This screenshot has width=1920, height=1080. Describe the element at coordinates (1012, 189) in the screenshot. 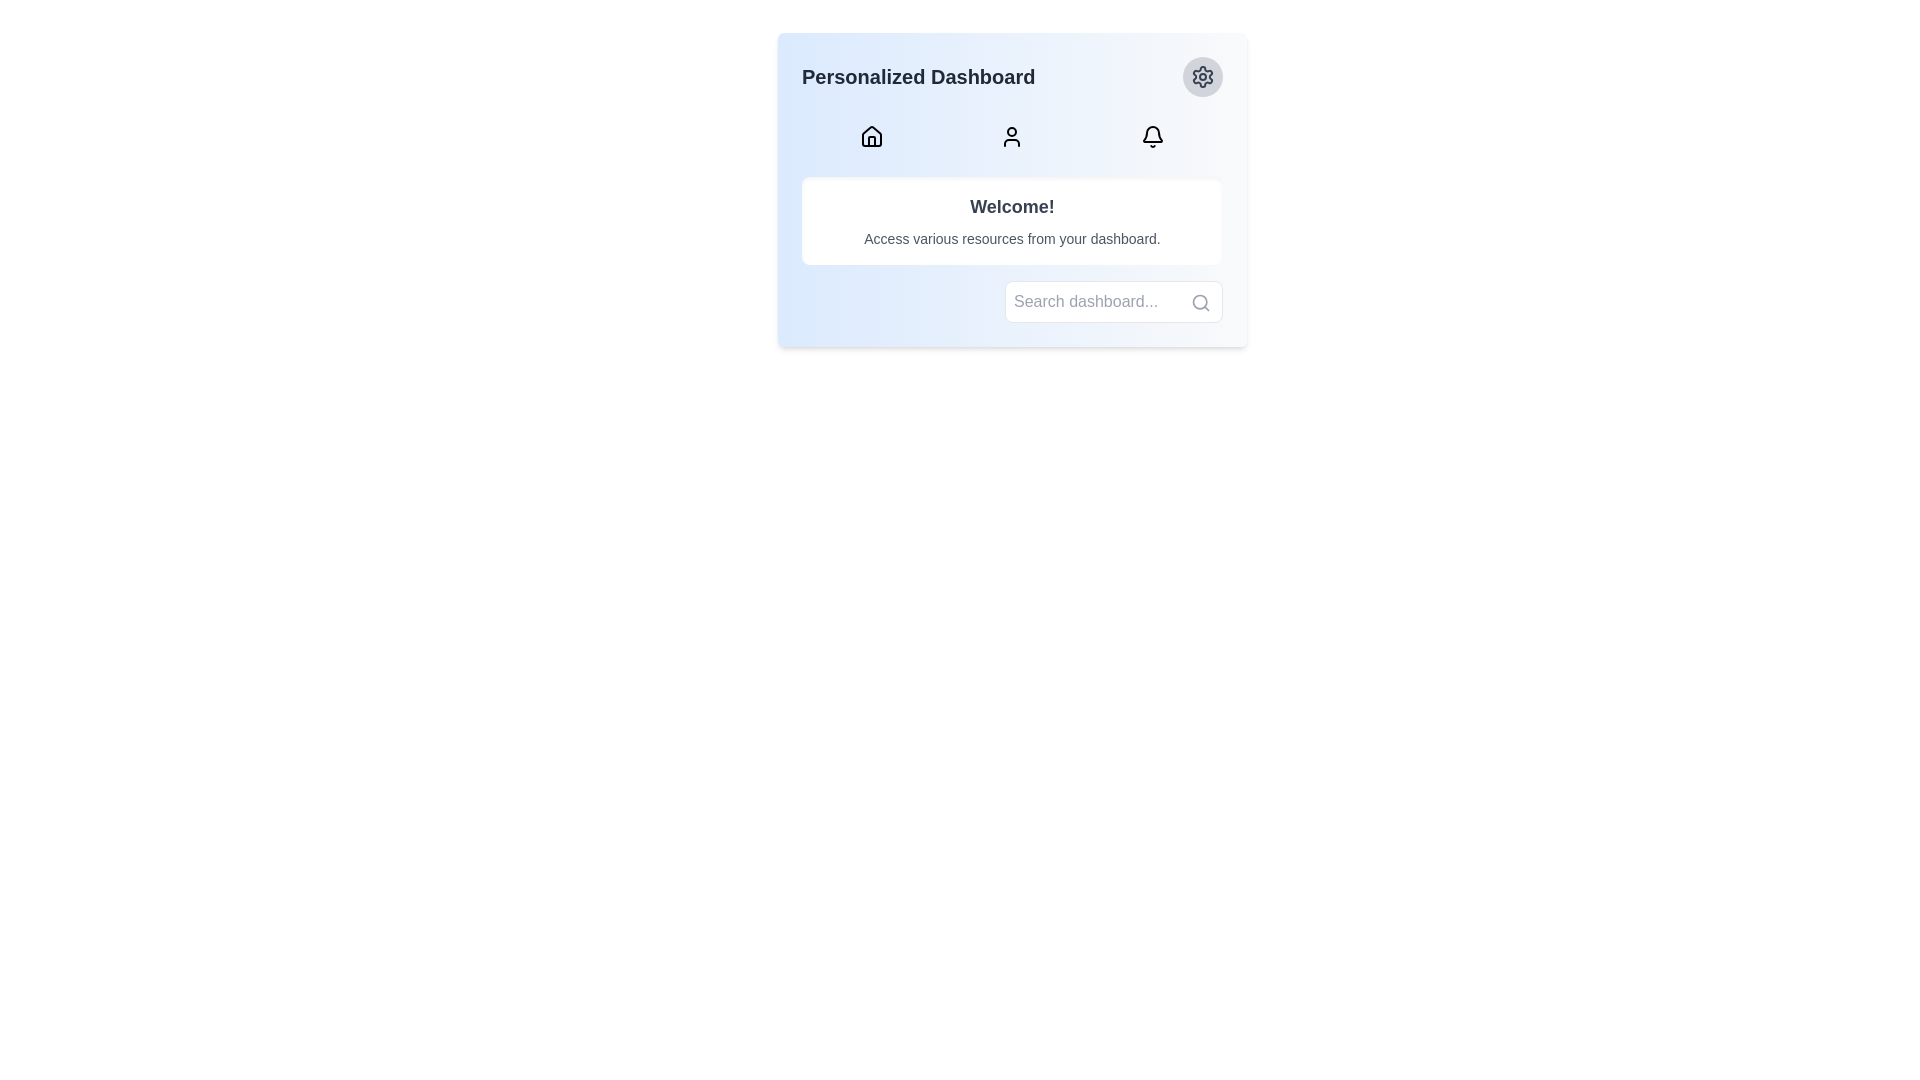

I see `the Informational Panel, which serves as an introductory section providing a welcome message and description of the dashboard, located centrally below the 'Personalized Dashboard' title and above the search bar` at that location.